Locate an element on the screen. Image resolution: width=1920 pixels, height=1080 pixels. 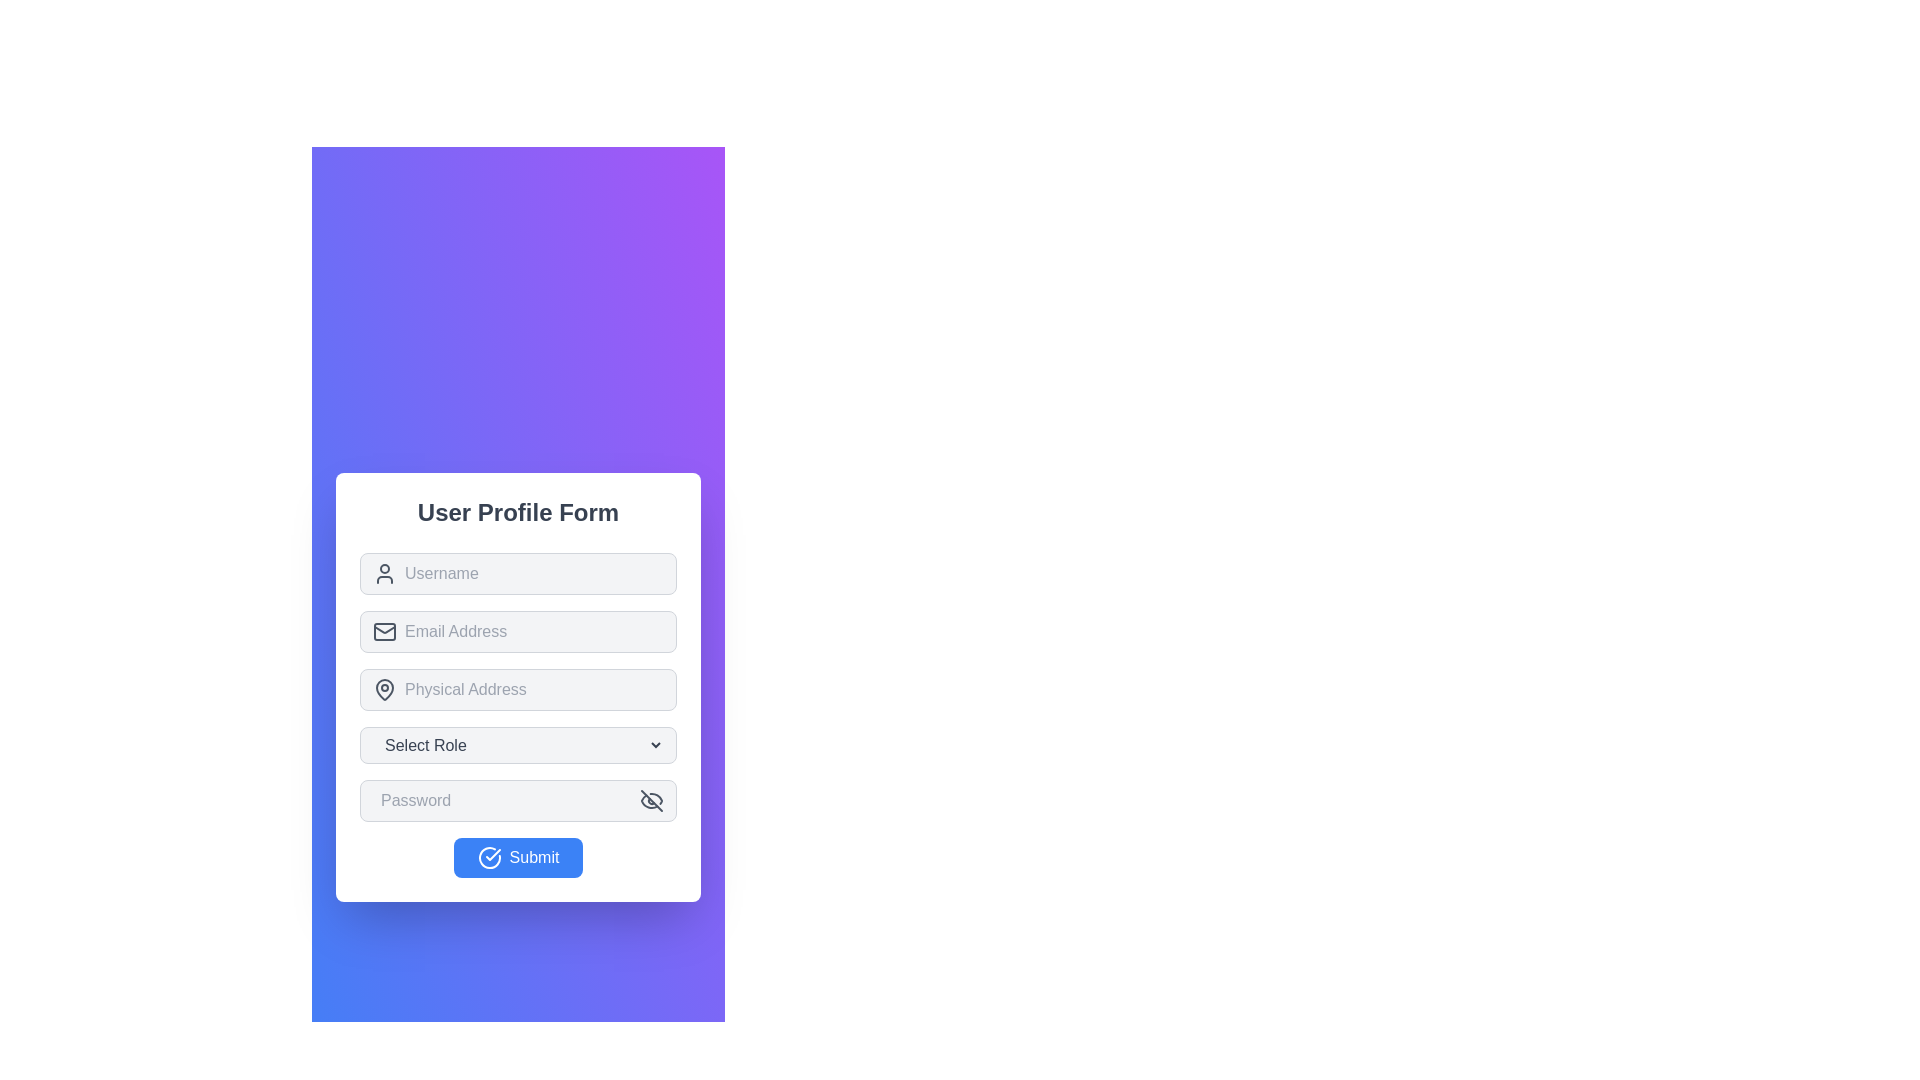
the username icon located to the left of the text input box in the User Profile Form, which visually indicates the purpose of the adjacent field is located at coordinates (384, 573).